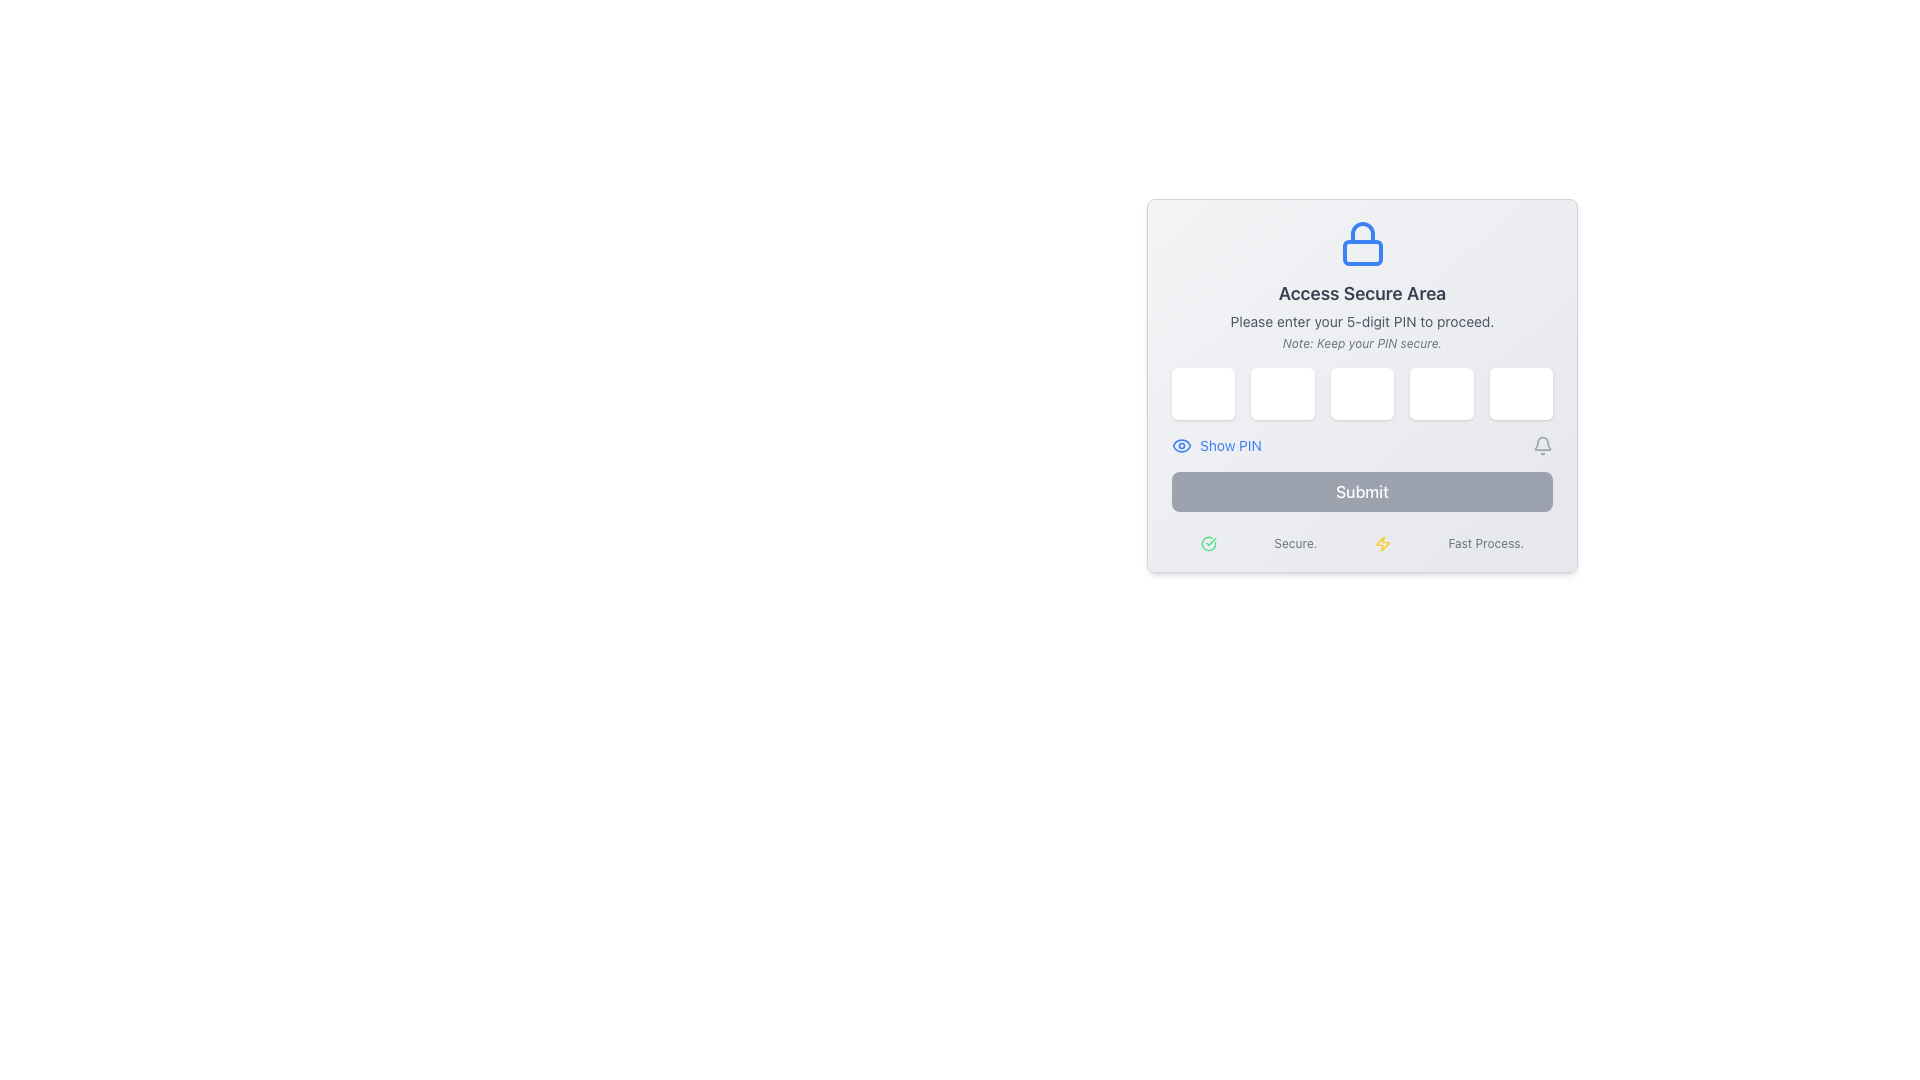 This screenshot has width=1920, height=1080. What do you see at coordinates (1441, 393) in the screenshot?
I see `the fourth password input box to focus the field for entering the PIN character` at bounding box center [1441, 393].